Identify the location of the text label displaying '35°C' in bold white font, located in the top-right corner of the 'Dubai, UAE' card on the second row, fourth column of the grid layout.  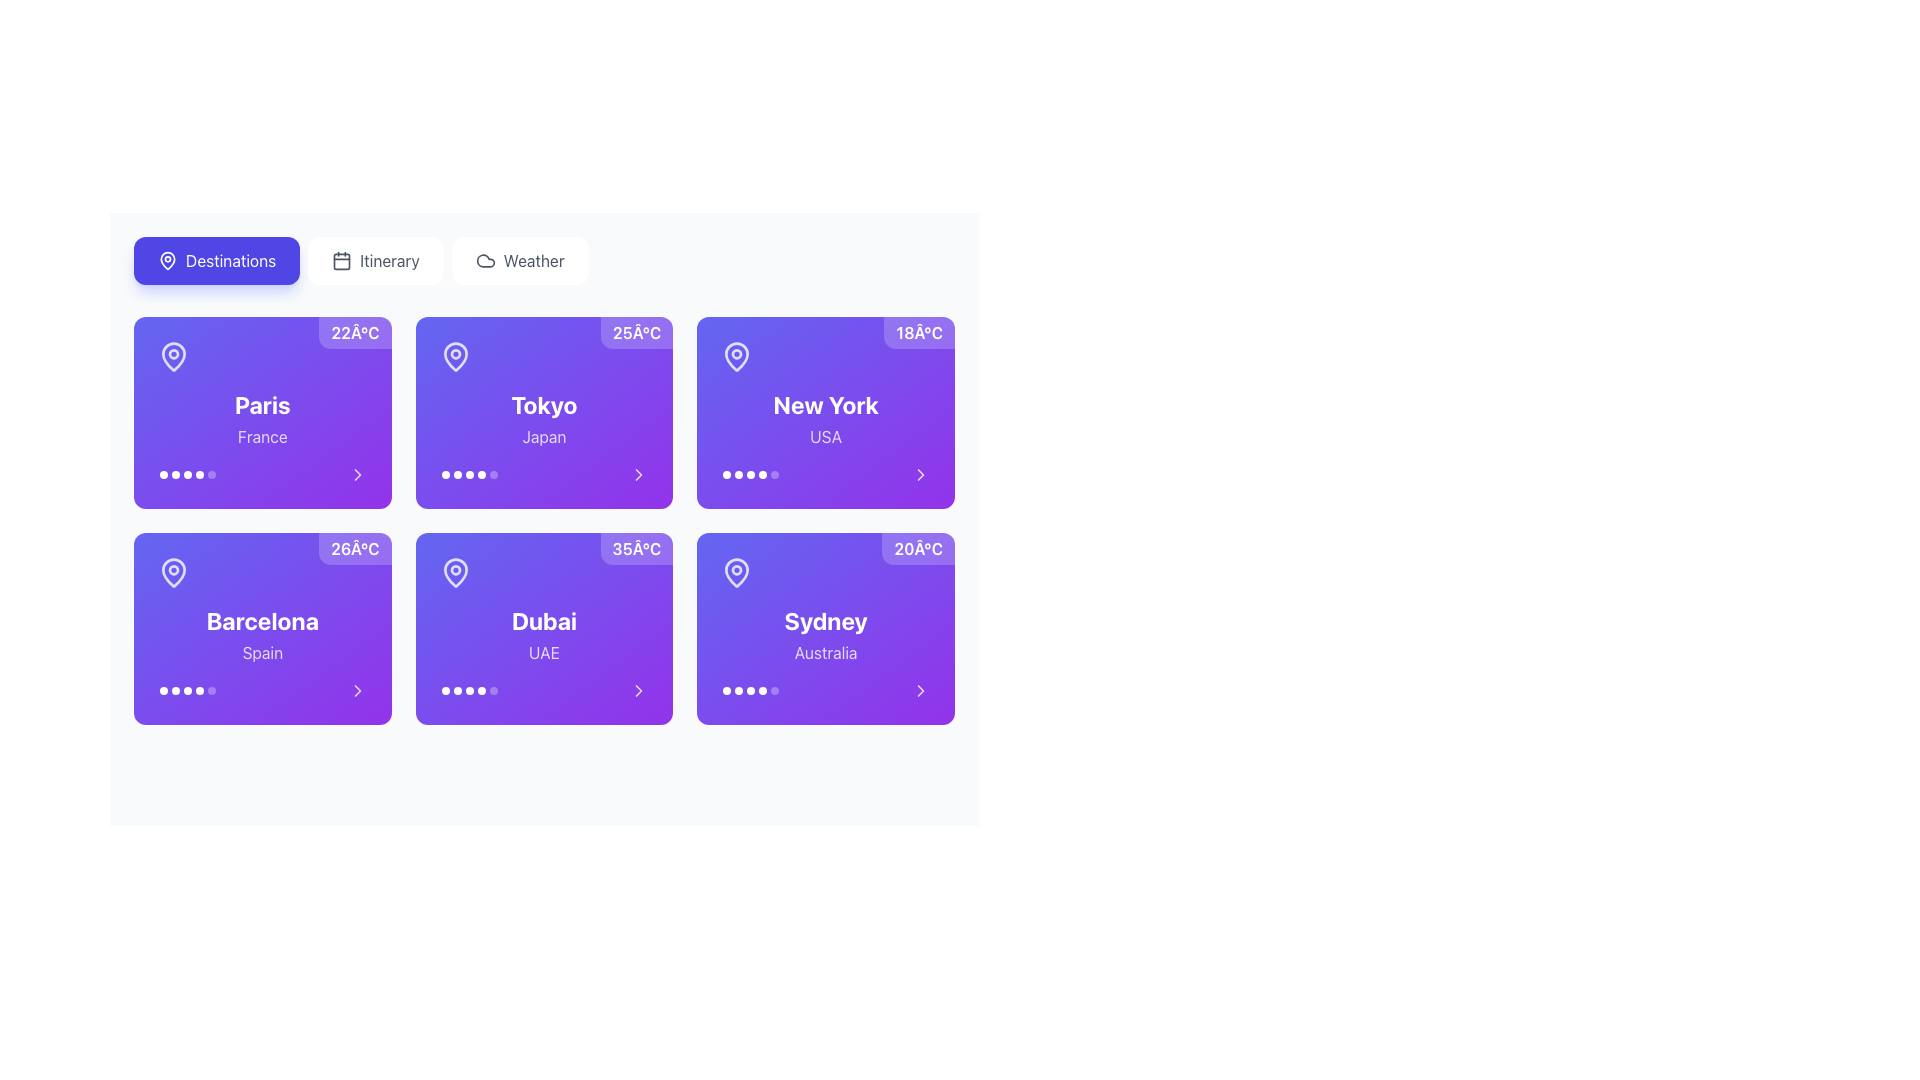
(635, 548).